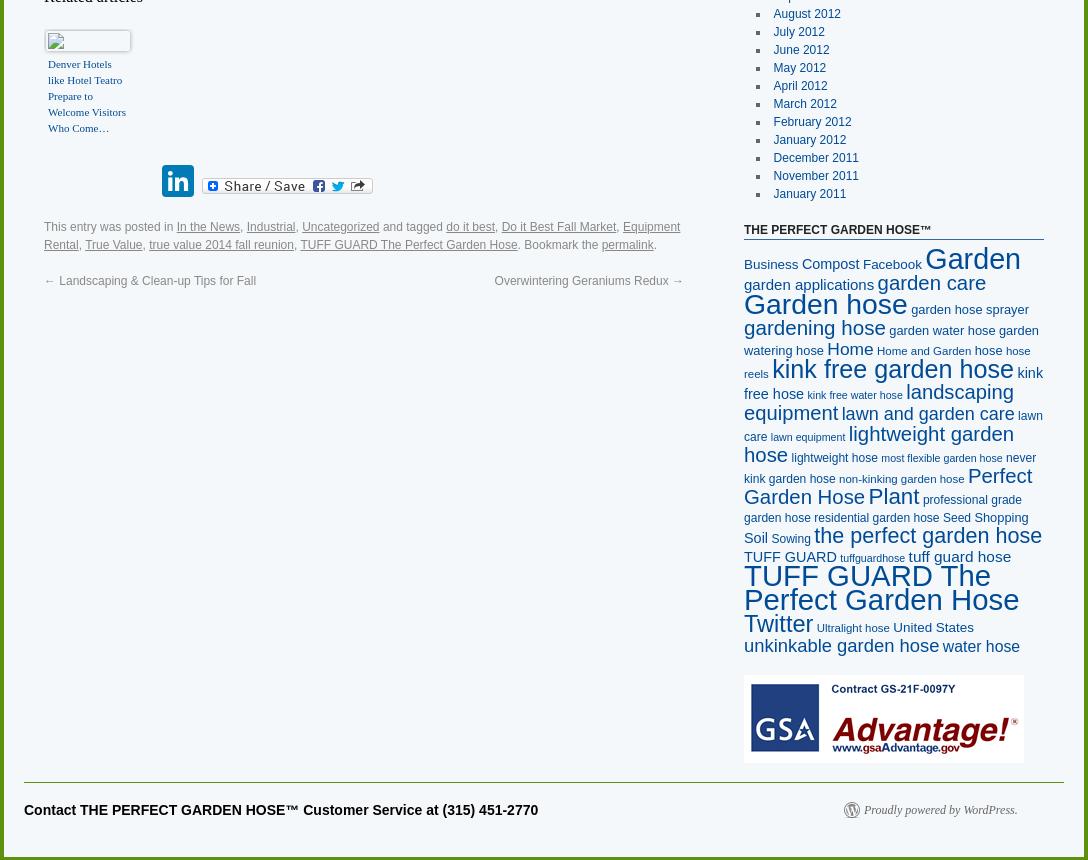  Describe the element at coordinates (601, 243) in the screenshot. I see `'permalink'` at that location.